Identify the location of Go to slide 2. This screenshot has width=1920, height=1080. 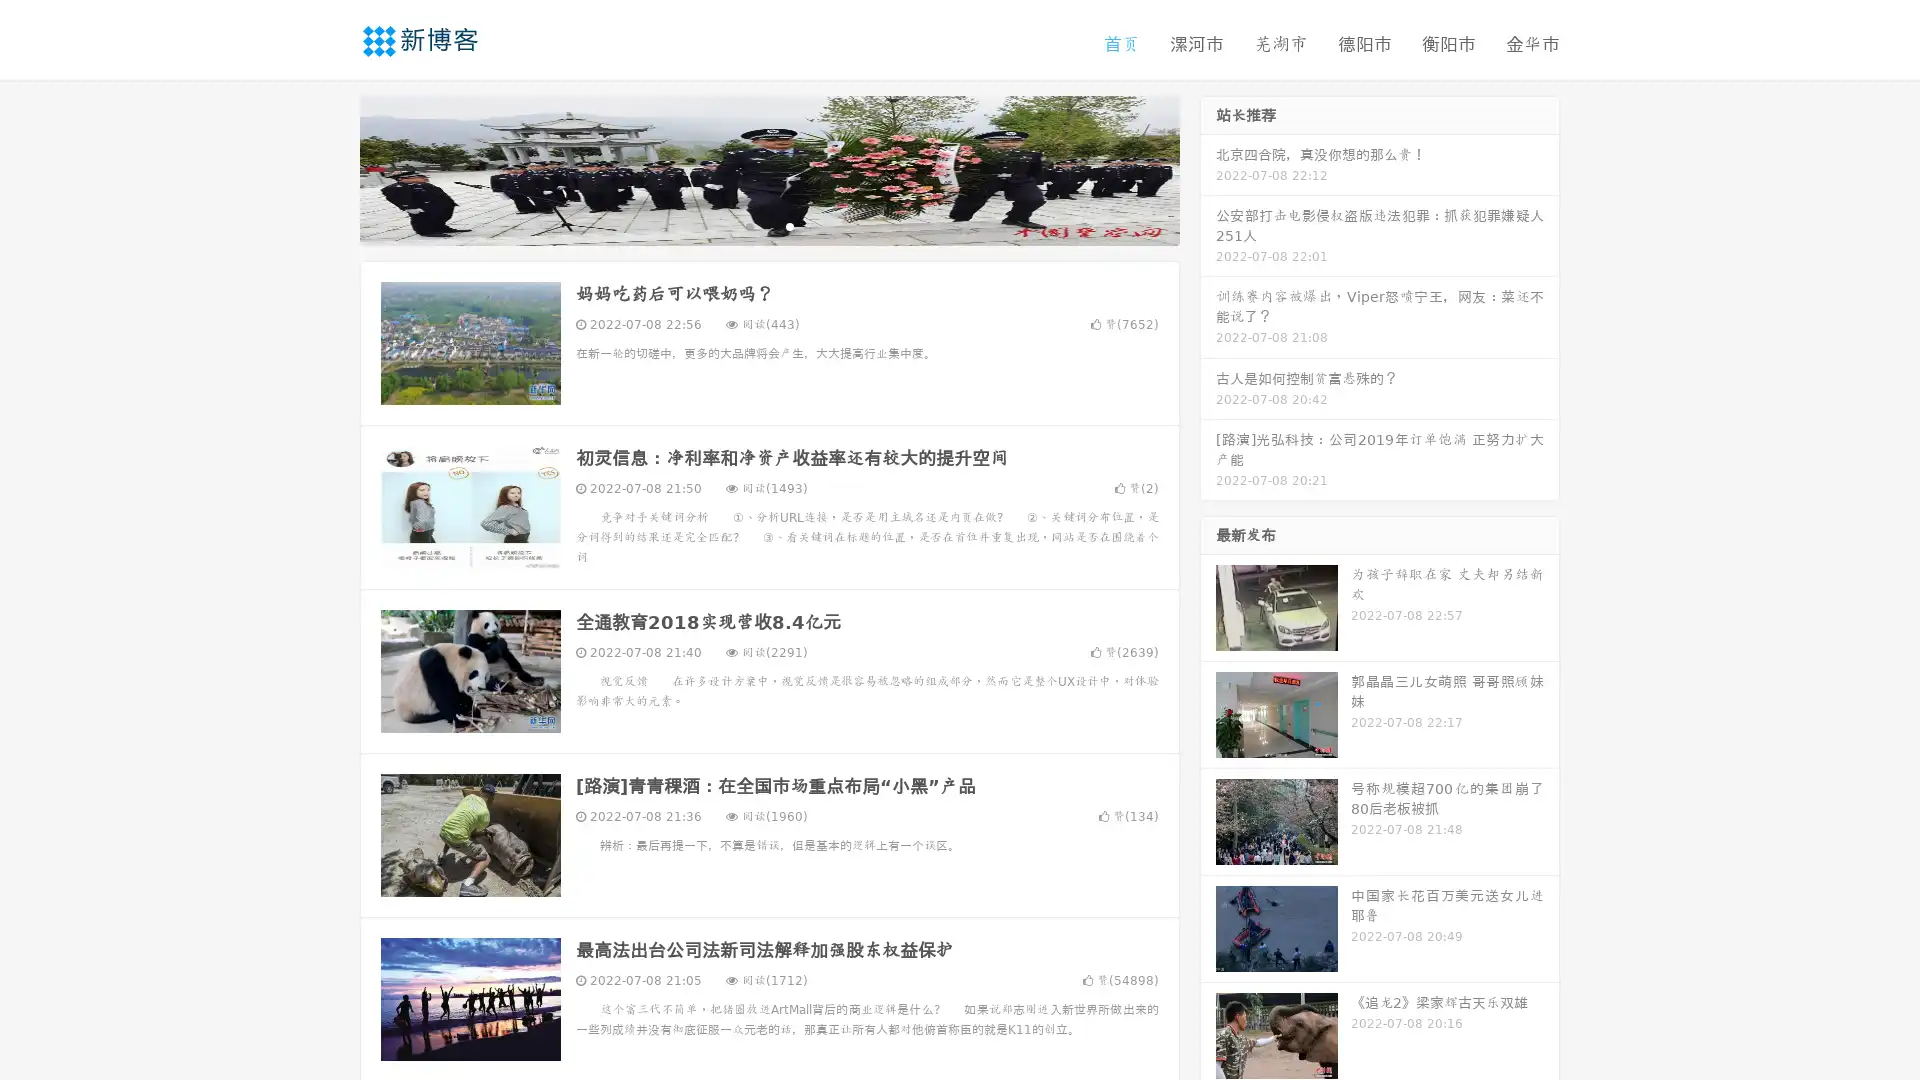
(768, 225).